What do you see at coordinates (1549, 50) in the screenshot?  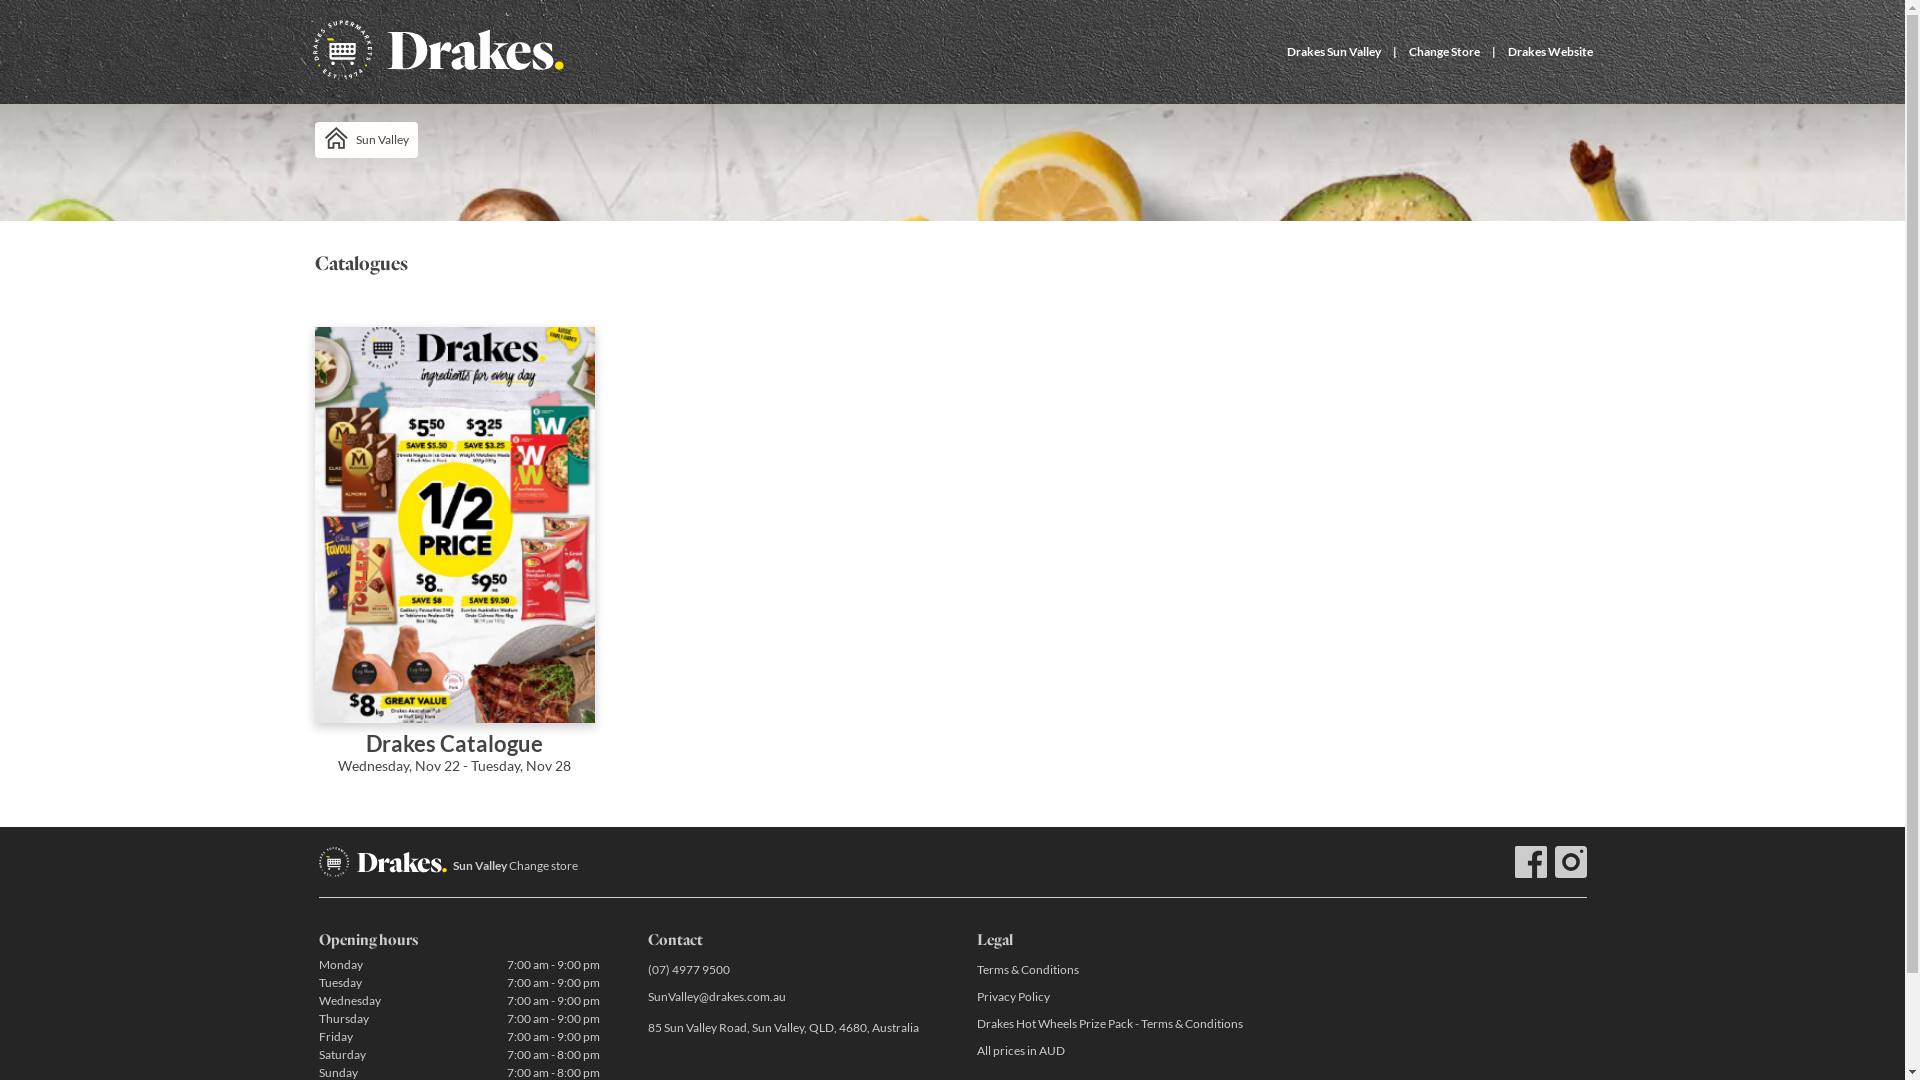 I see `'Drakes Website'` at bounding box center [1549, 50].